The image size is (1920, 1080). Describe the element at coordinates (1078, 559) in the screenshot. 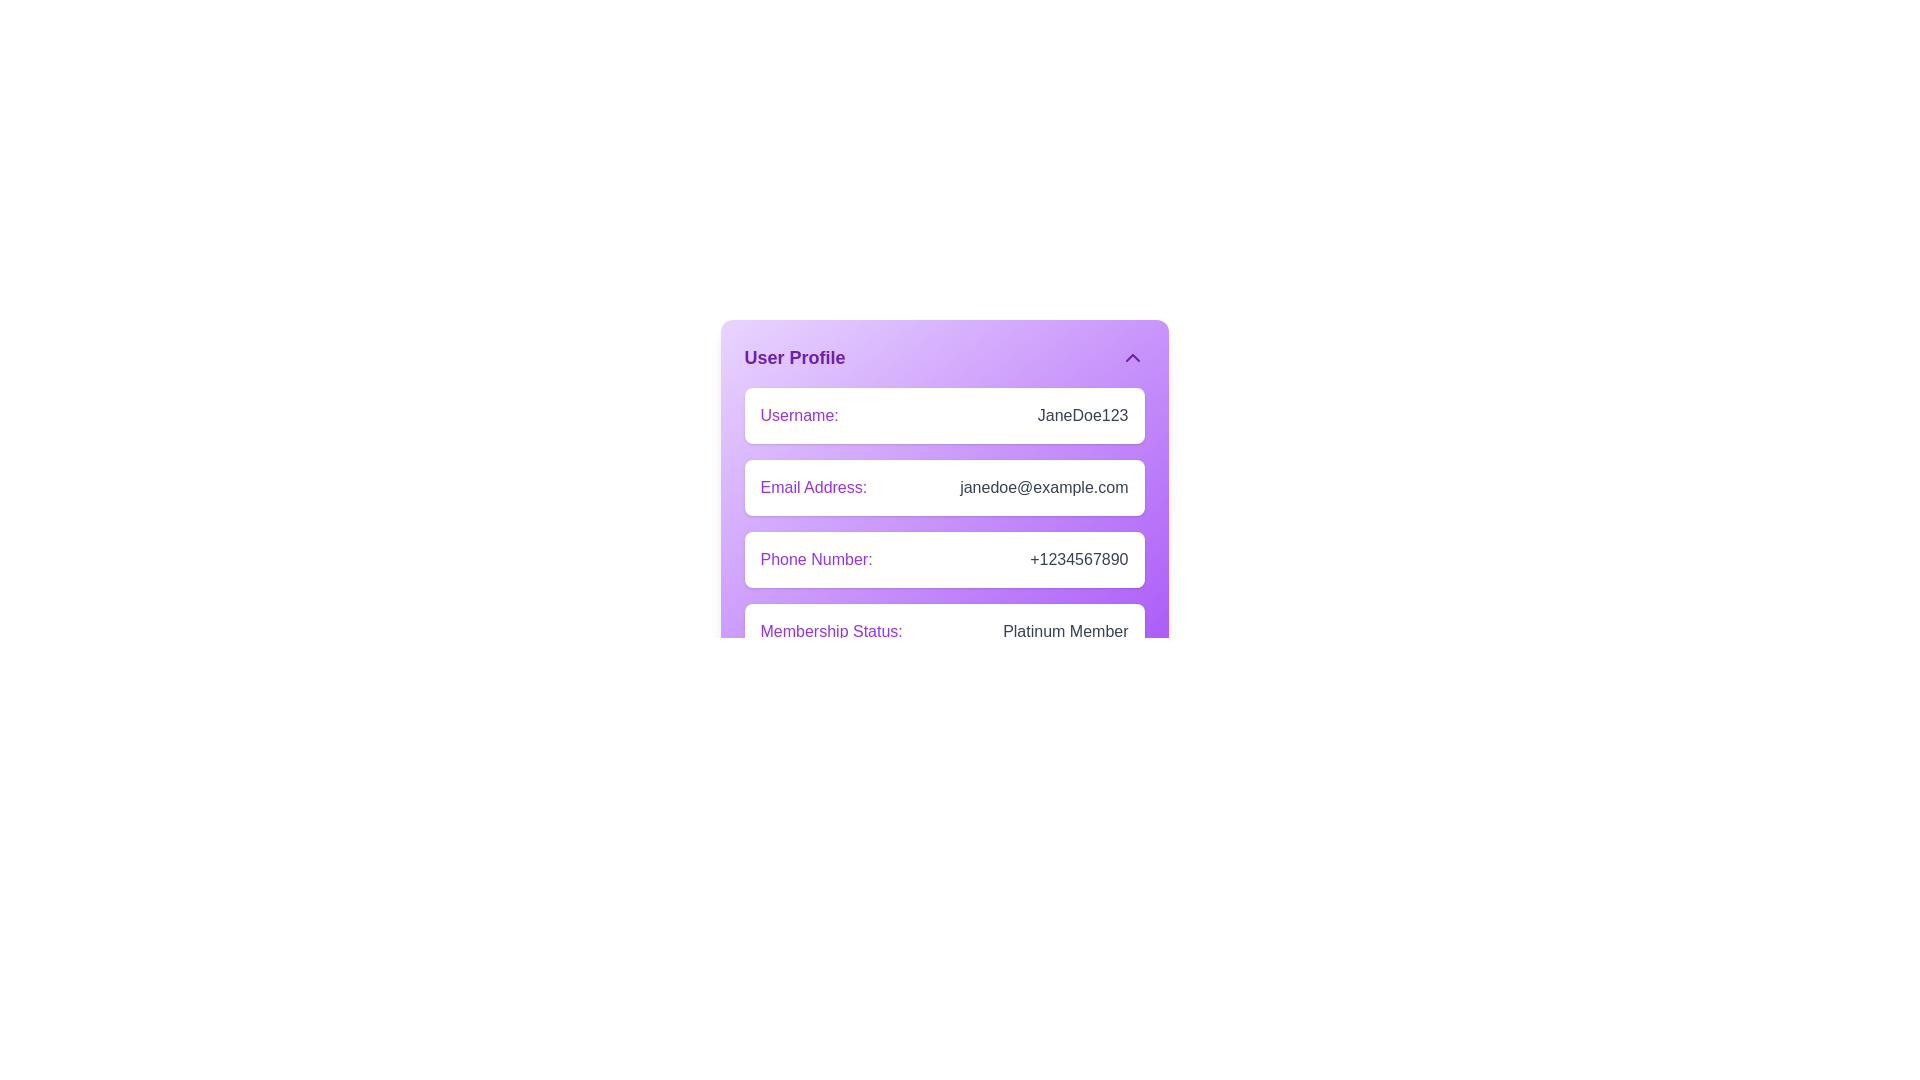

I see `the label displaying the phone number '+1234567890' which changes color on hover, located to the right of 'Phone Number:' in the user profile section` at that location.